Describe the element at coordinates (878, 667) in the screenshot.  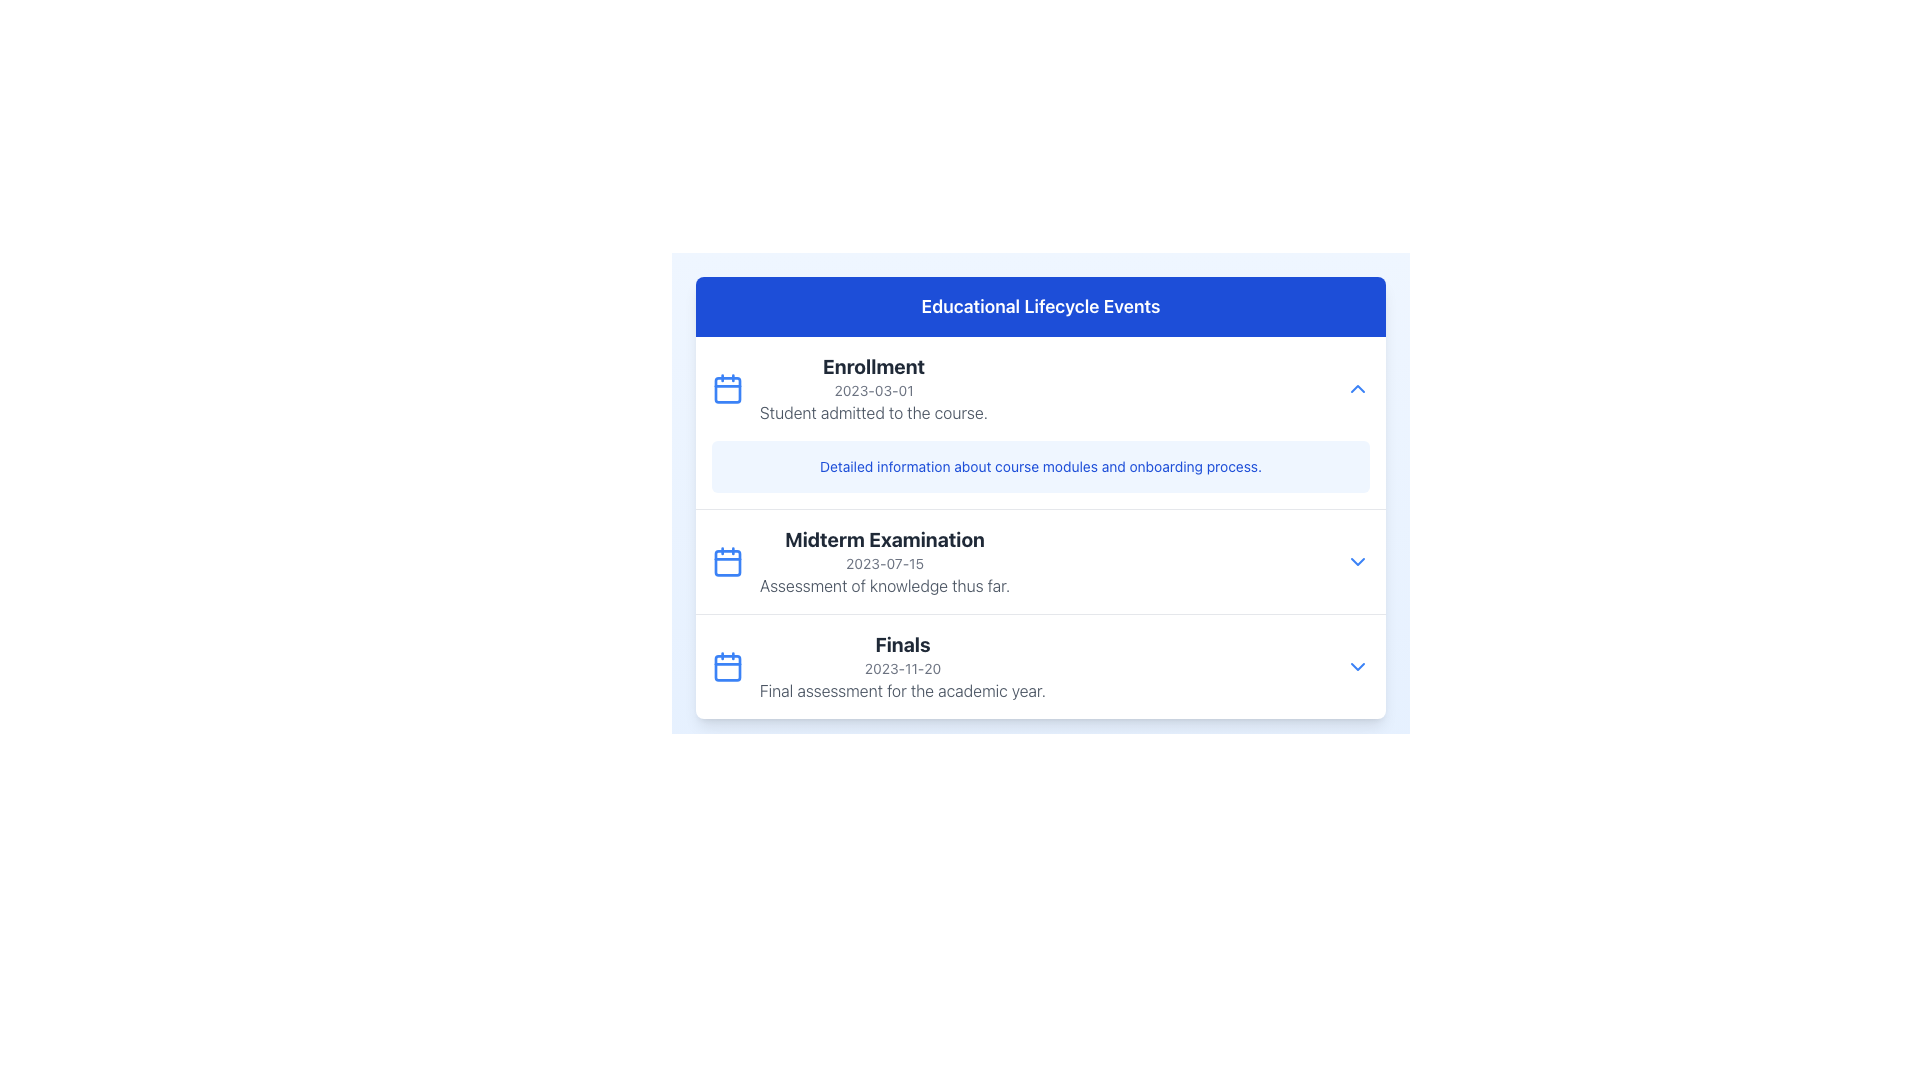
I see `the third entry in the vertically-structured list under the 'Educational Lifecycle Events' section, which is located just below the 'Midterm Examination' entry` at that location.